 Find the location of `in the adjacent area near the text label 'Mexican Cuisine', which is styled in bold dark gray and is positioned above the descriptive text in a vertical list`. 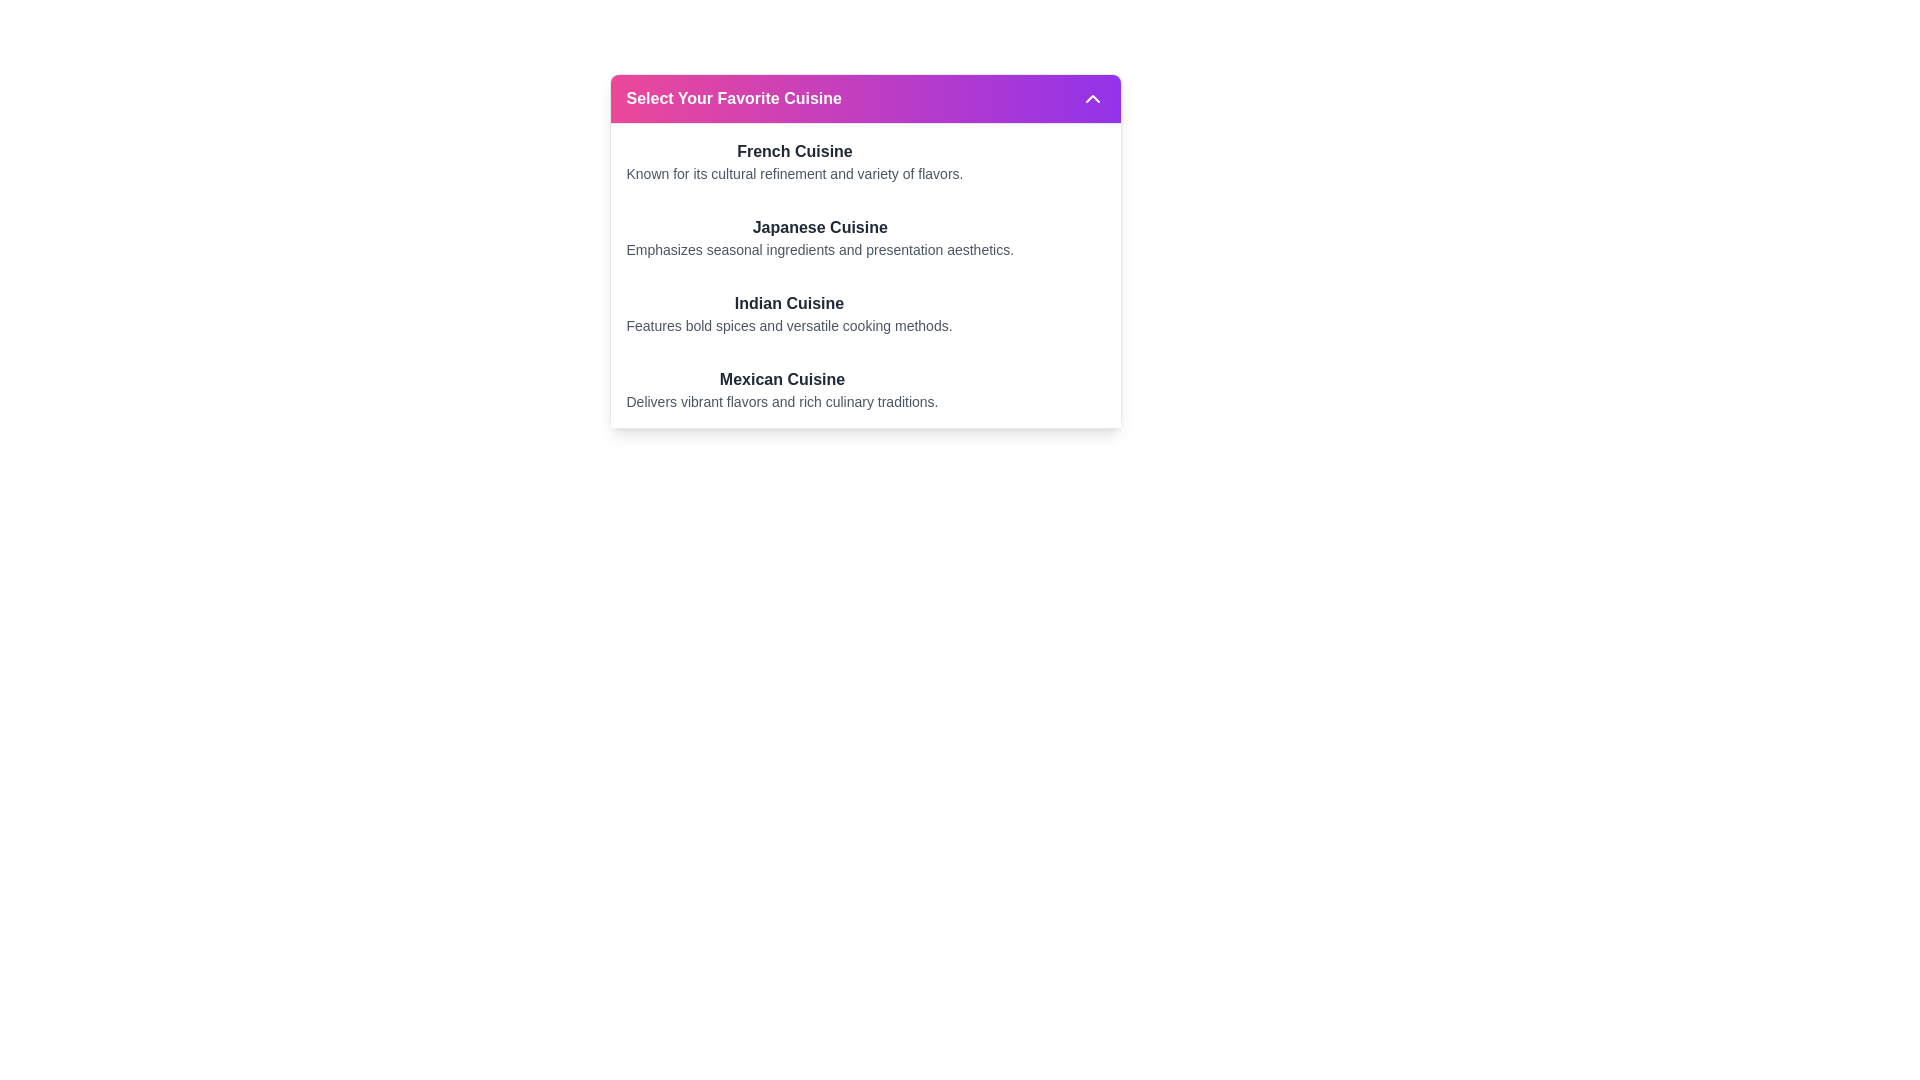

in the adjacent area near the text label 'Mexican Cuisine', which is styled in bold dark gray and is positioned above the descriptive text in a vertical list is located at coordinates (781, 380).